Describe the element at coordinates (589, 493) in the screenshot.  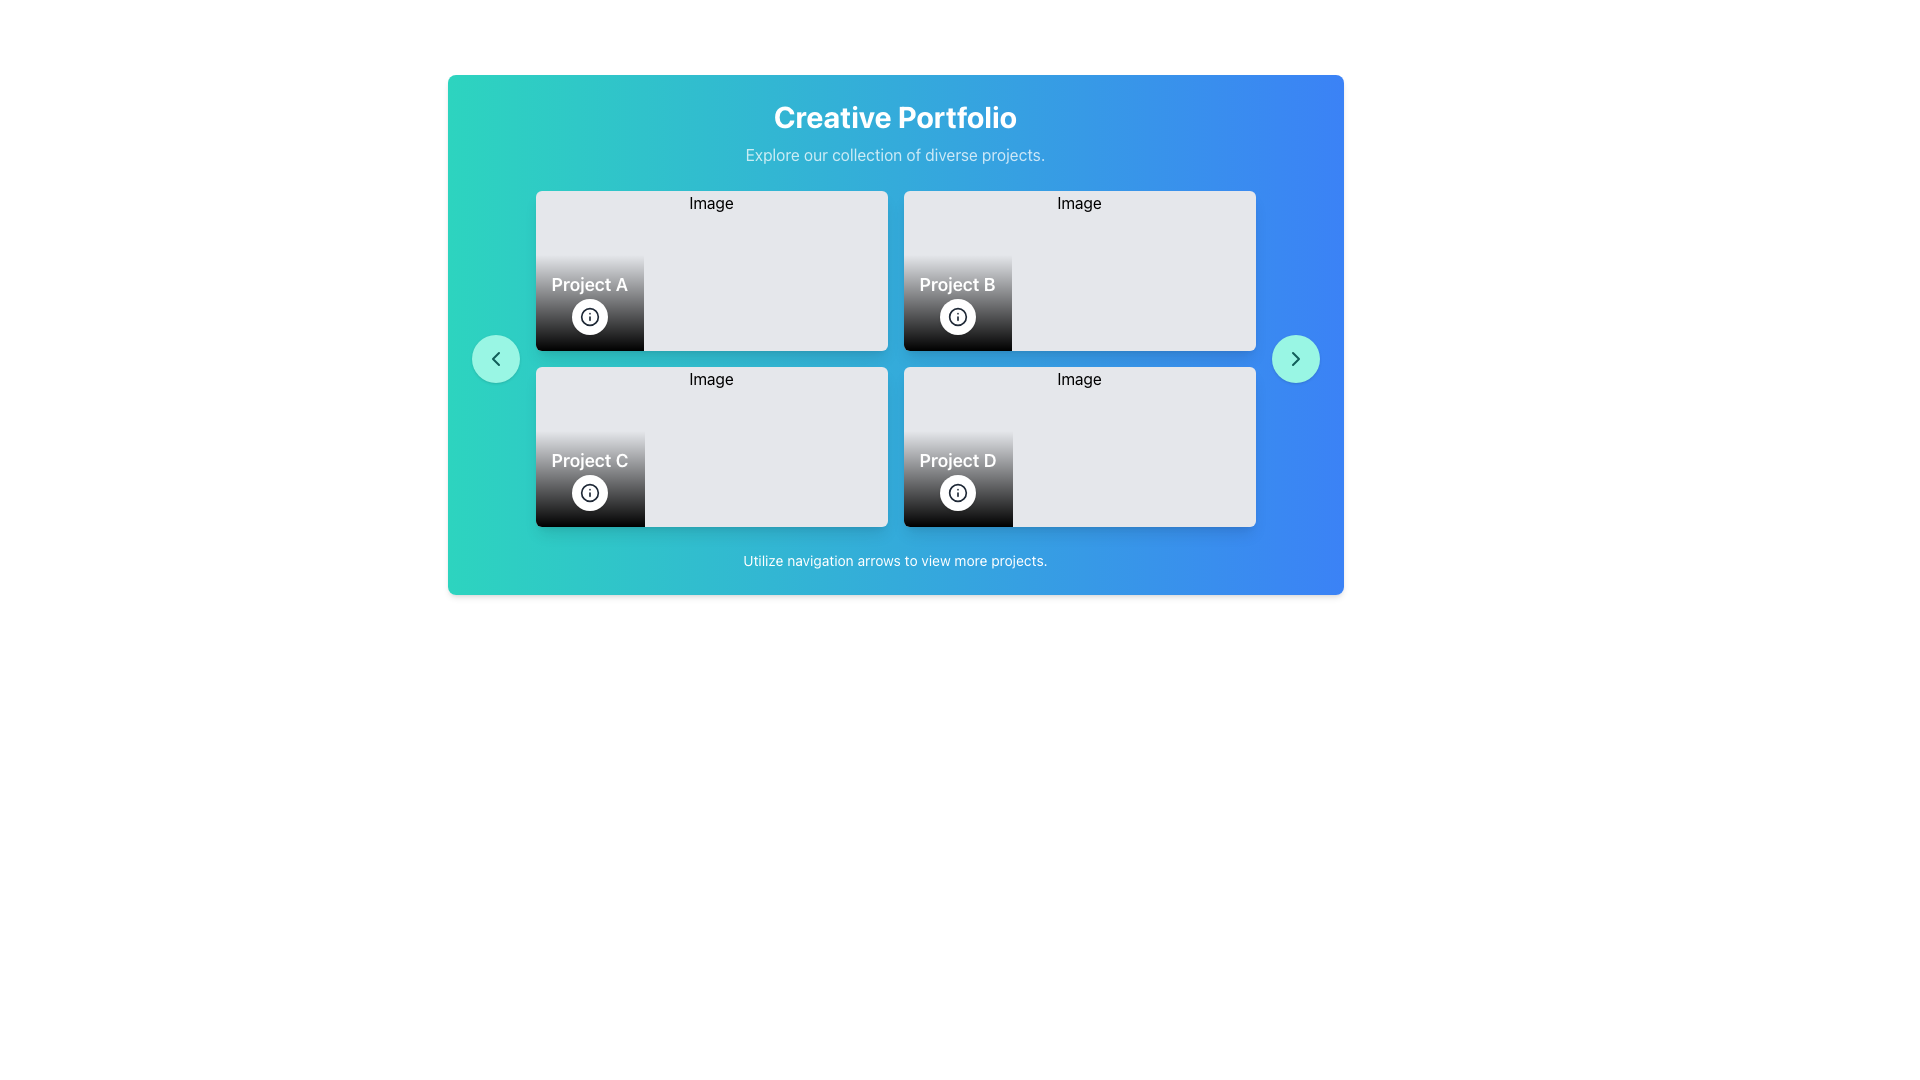
I see `the button located beneath the 'Project C' rectangle in the lower right corner of the black background gradient area to interact` at that location.